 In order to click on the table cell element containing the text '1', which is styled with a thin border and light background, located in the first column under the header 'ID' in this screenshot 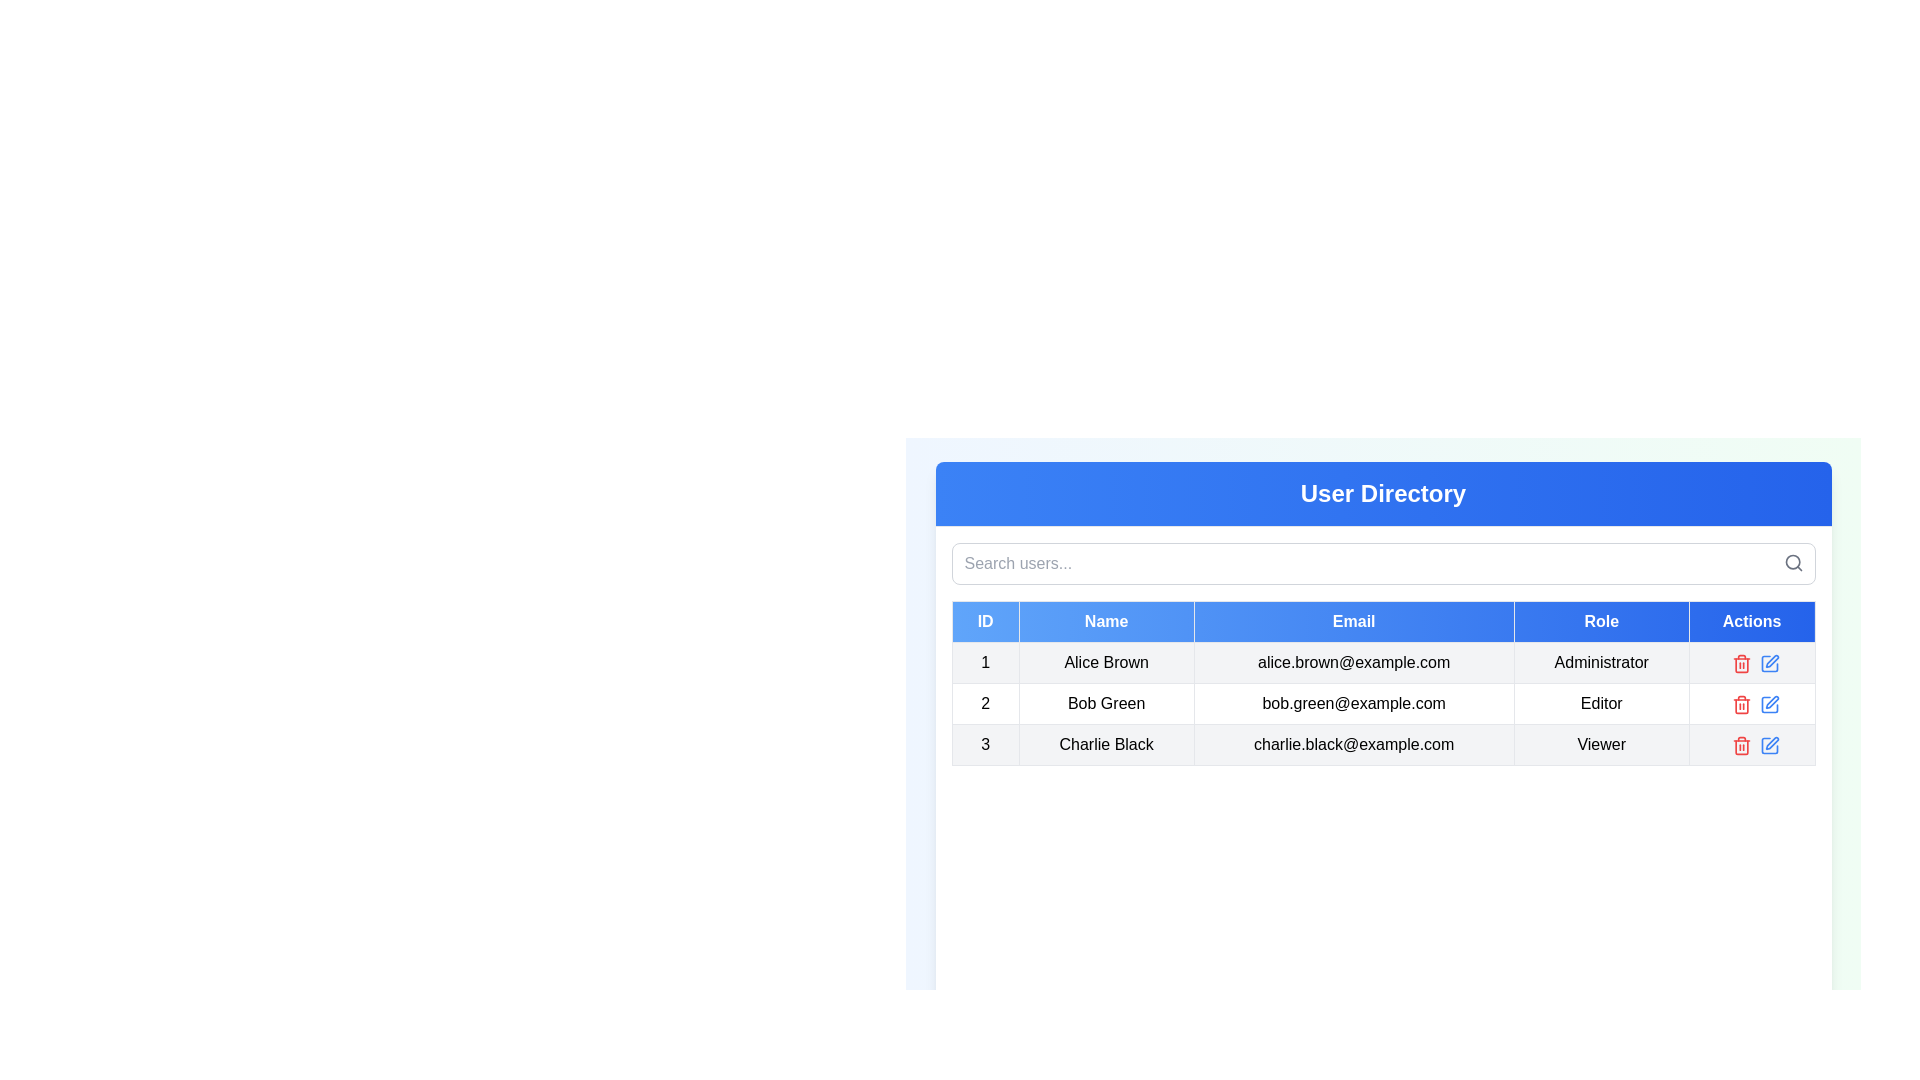, I will do `click(985, 663)`.